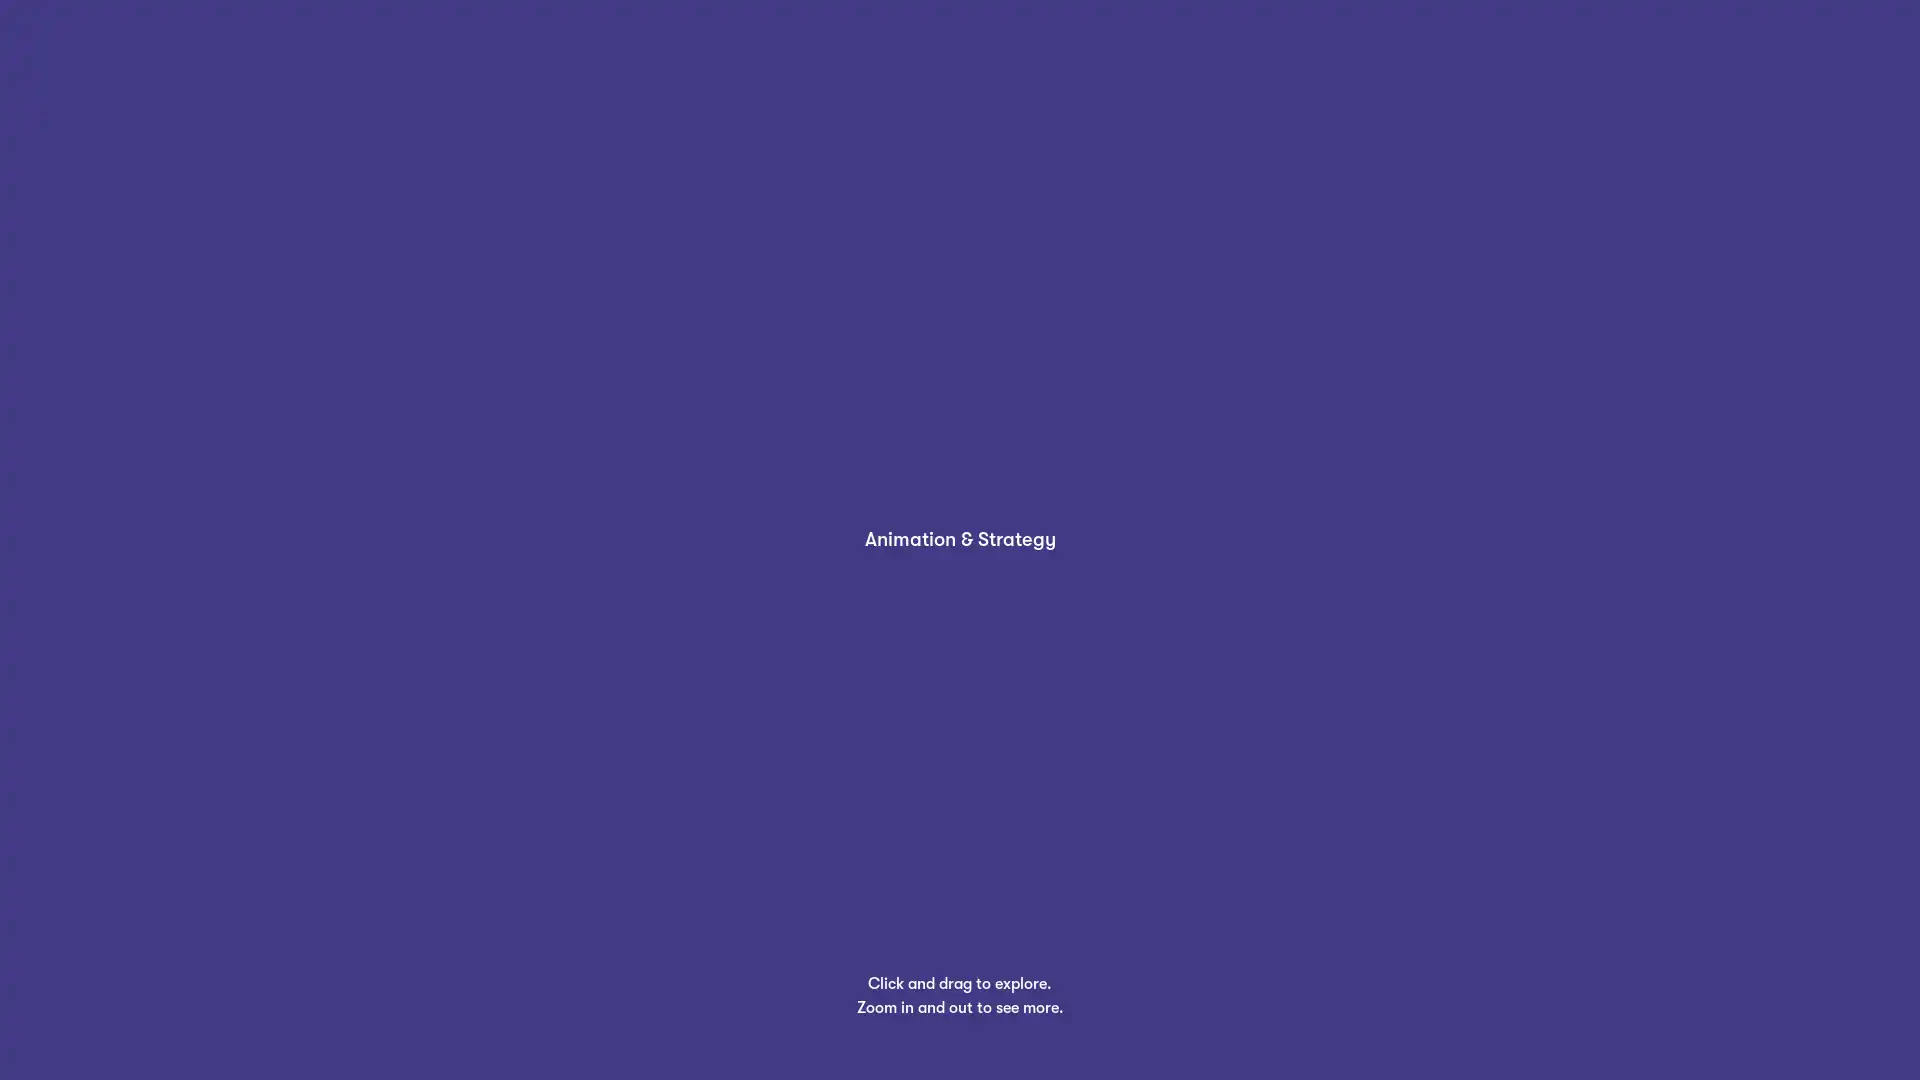  What do you see at coordinates (68, 1029) in the screenshot?
I see `Index` at bounding box center [68, 1029].